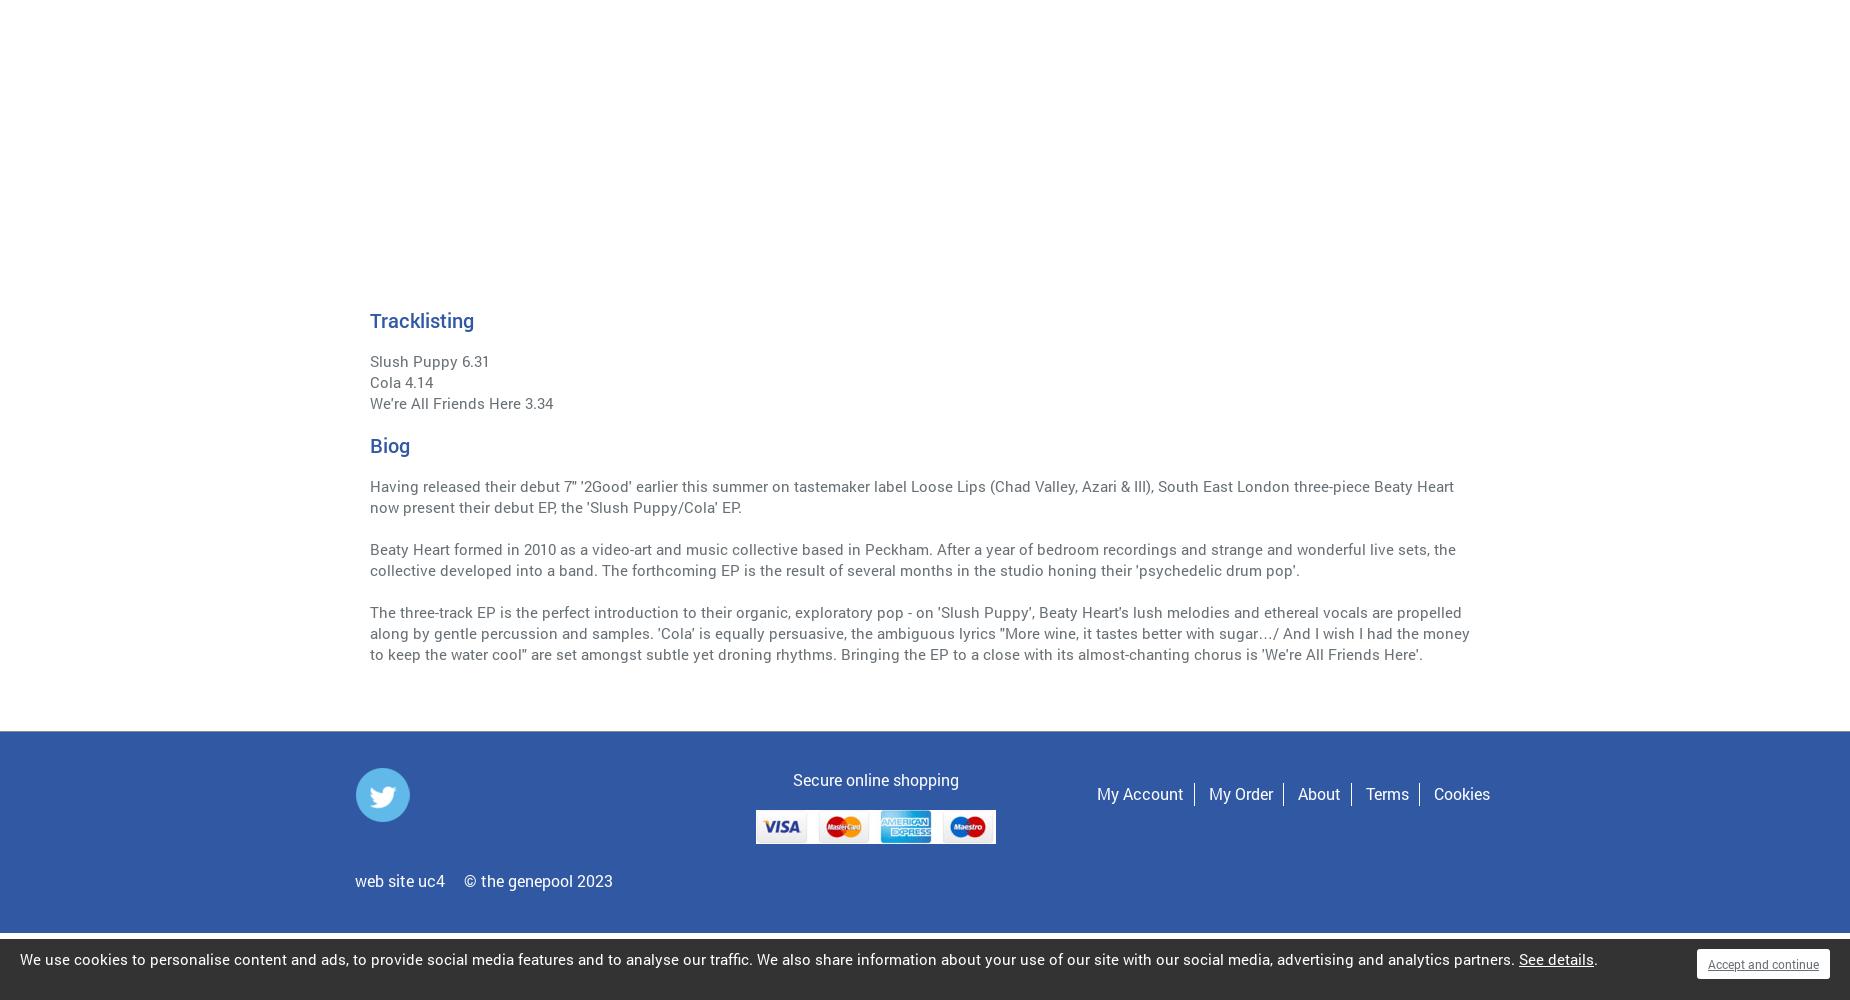 This screenshot has height=1000, width=1850. Describe the element at coordinates (912, 495) in the screenshot. I see `'Having released their debut 7" '2Good' earlier this summer on tastemaker label Loose Lips (Chad Valley, Azari & III), South East London three-piece Beaty Heart now present their debut EP, the 'Slush Puppy/Cola' EP.'` at that location.